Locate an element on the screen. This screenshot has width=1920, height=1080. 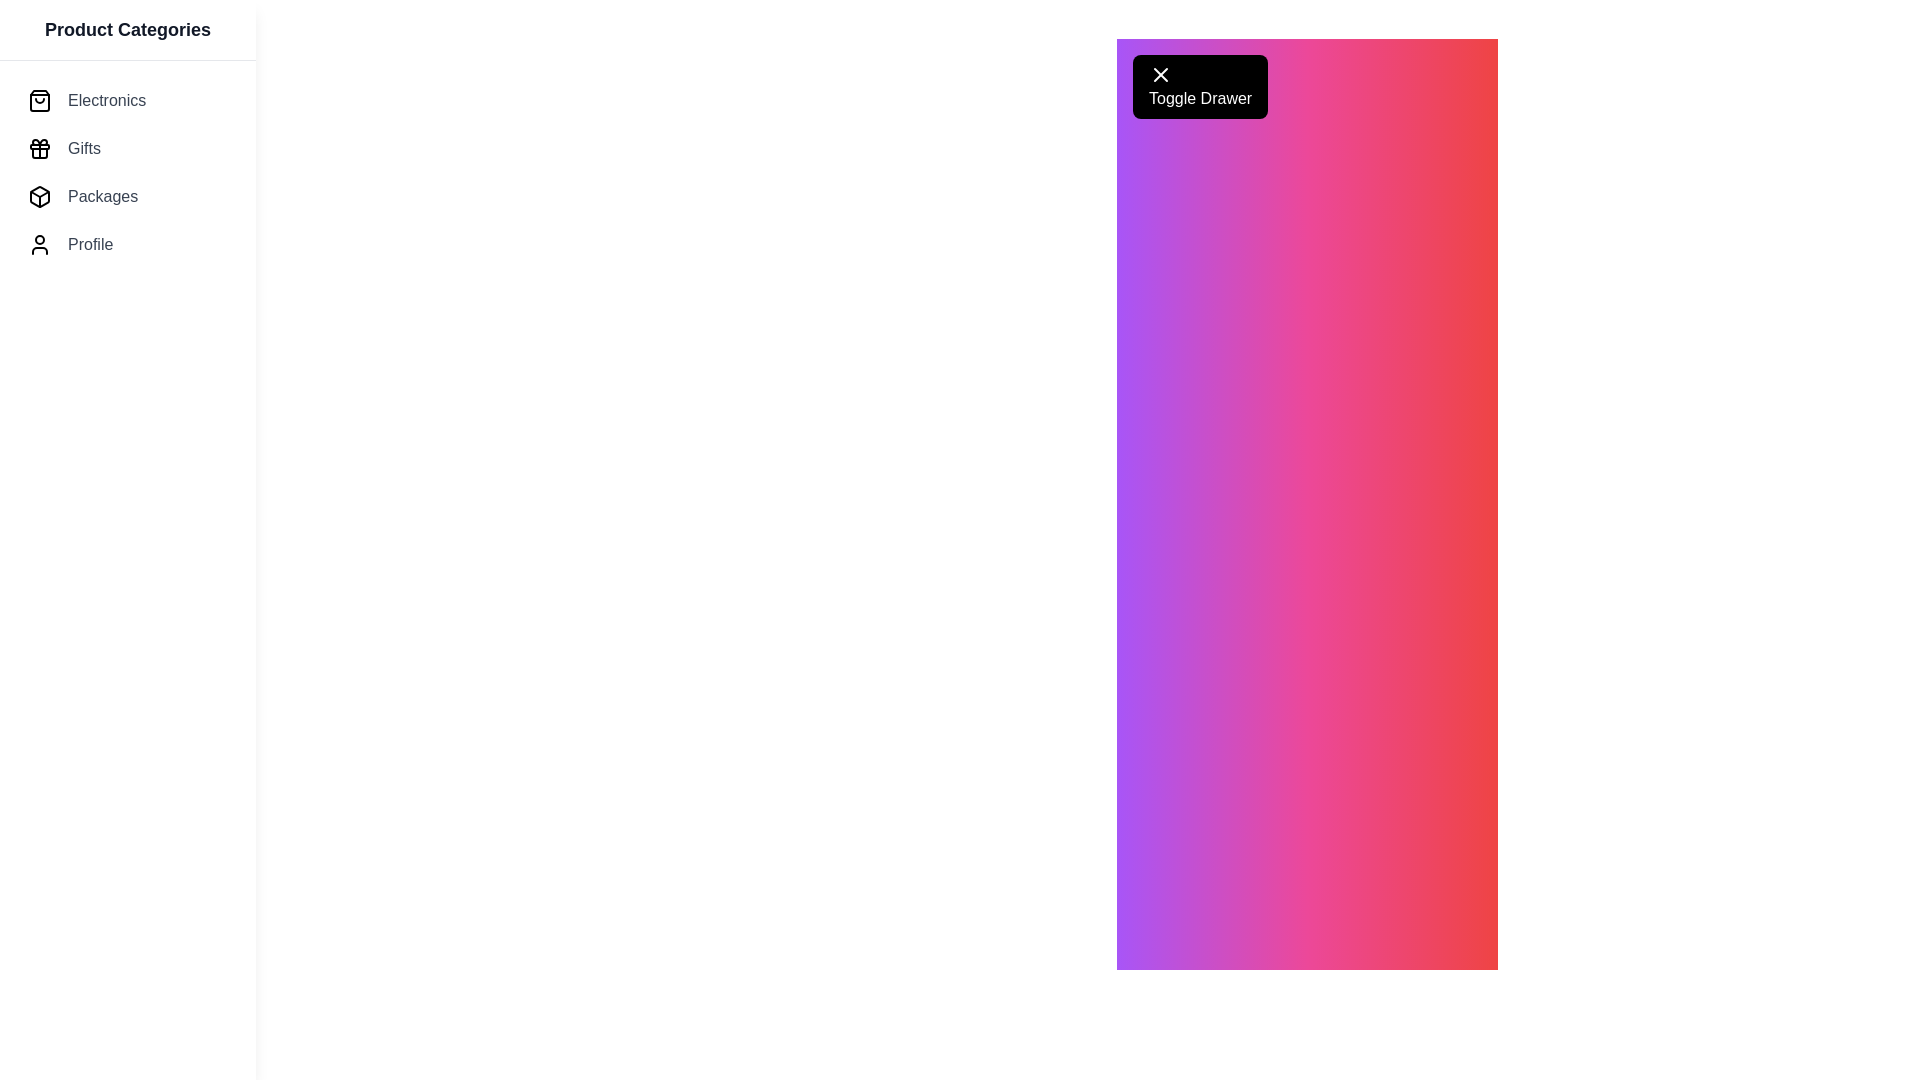
the icon representing the Electronics category is located at coordinates (39, 100).